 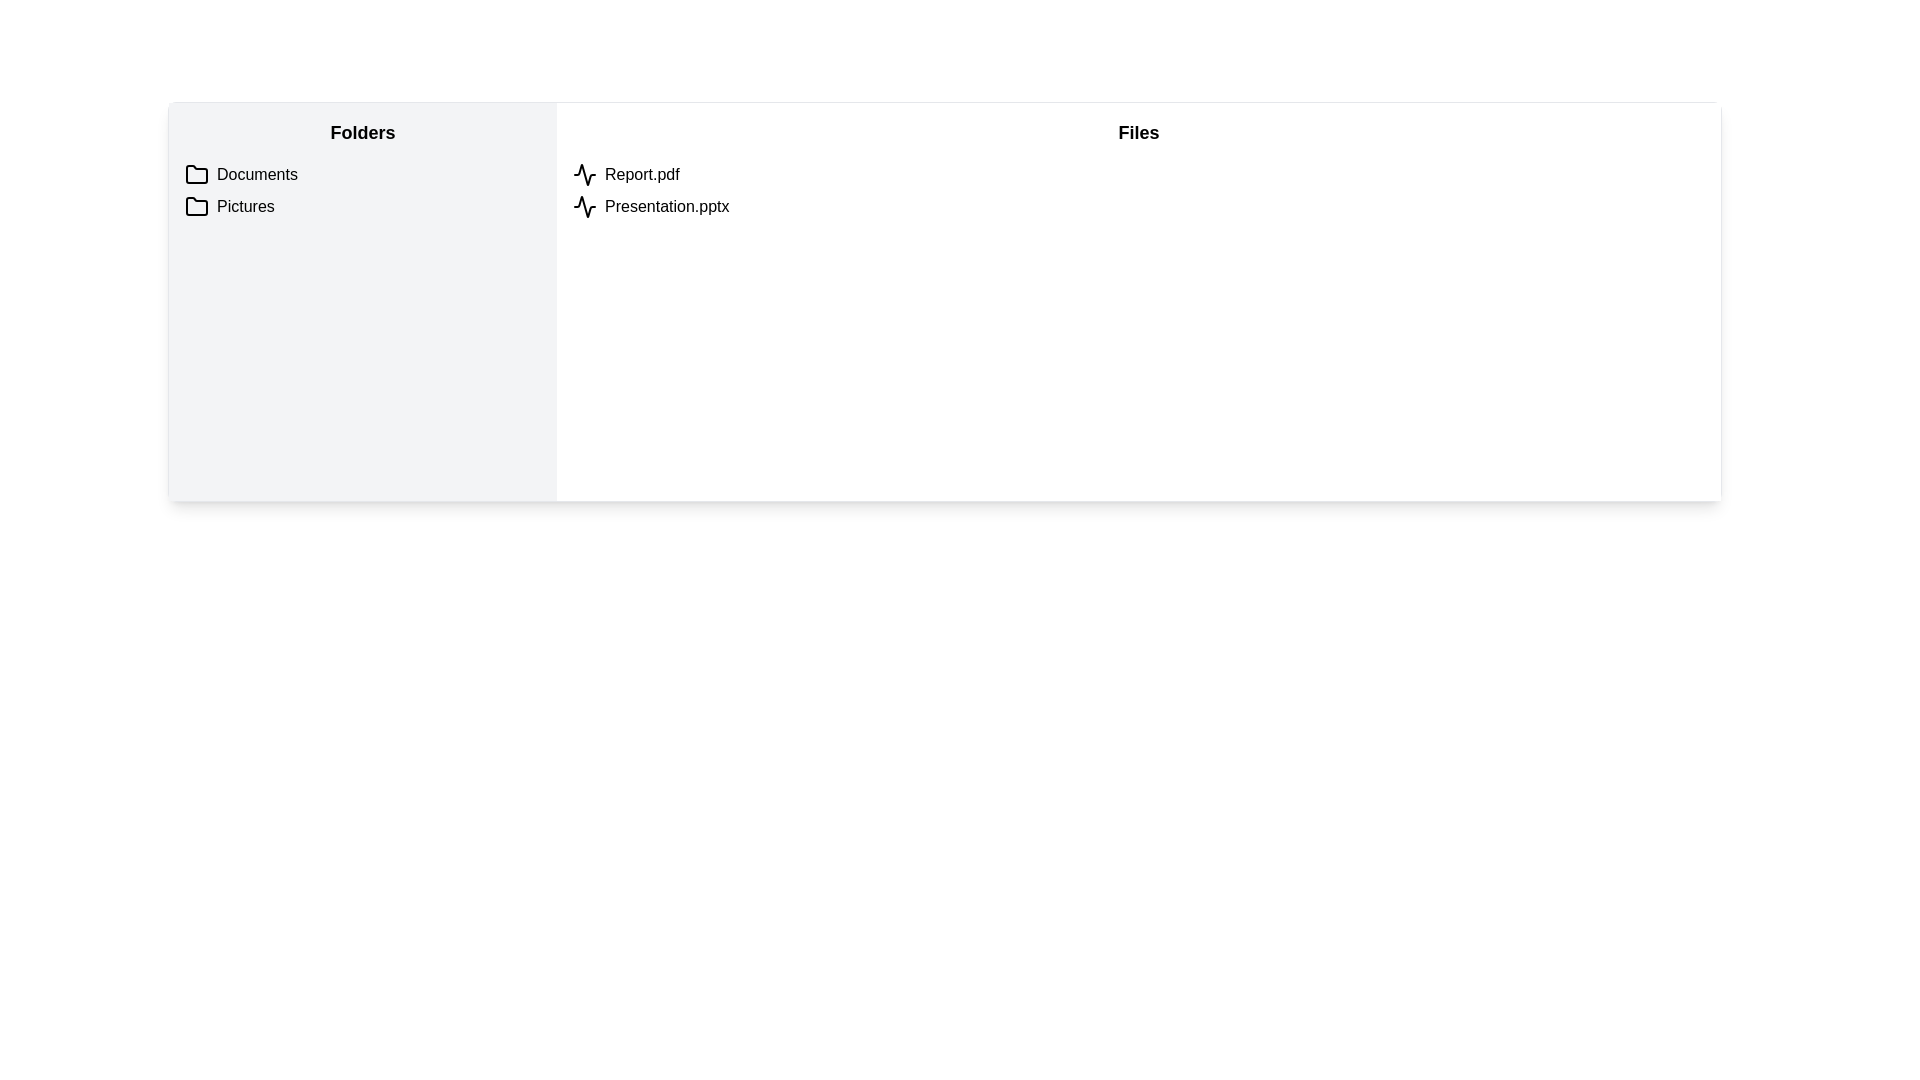 What do you see at coordinates (196, 173) in the screenshot?
I see `the topmost folder icon in the 'Folders' column, which is positioned directly to the left of the text label 'Documents'` at bounding box center [196, 173].